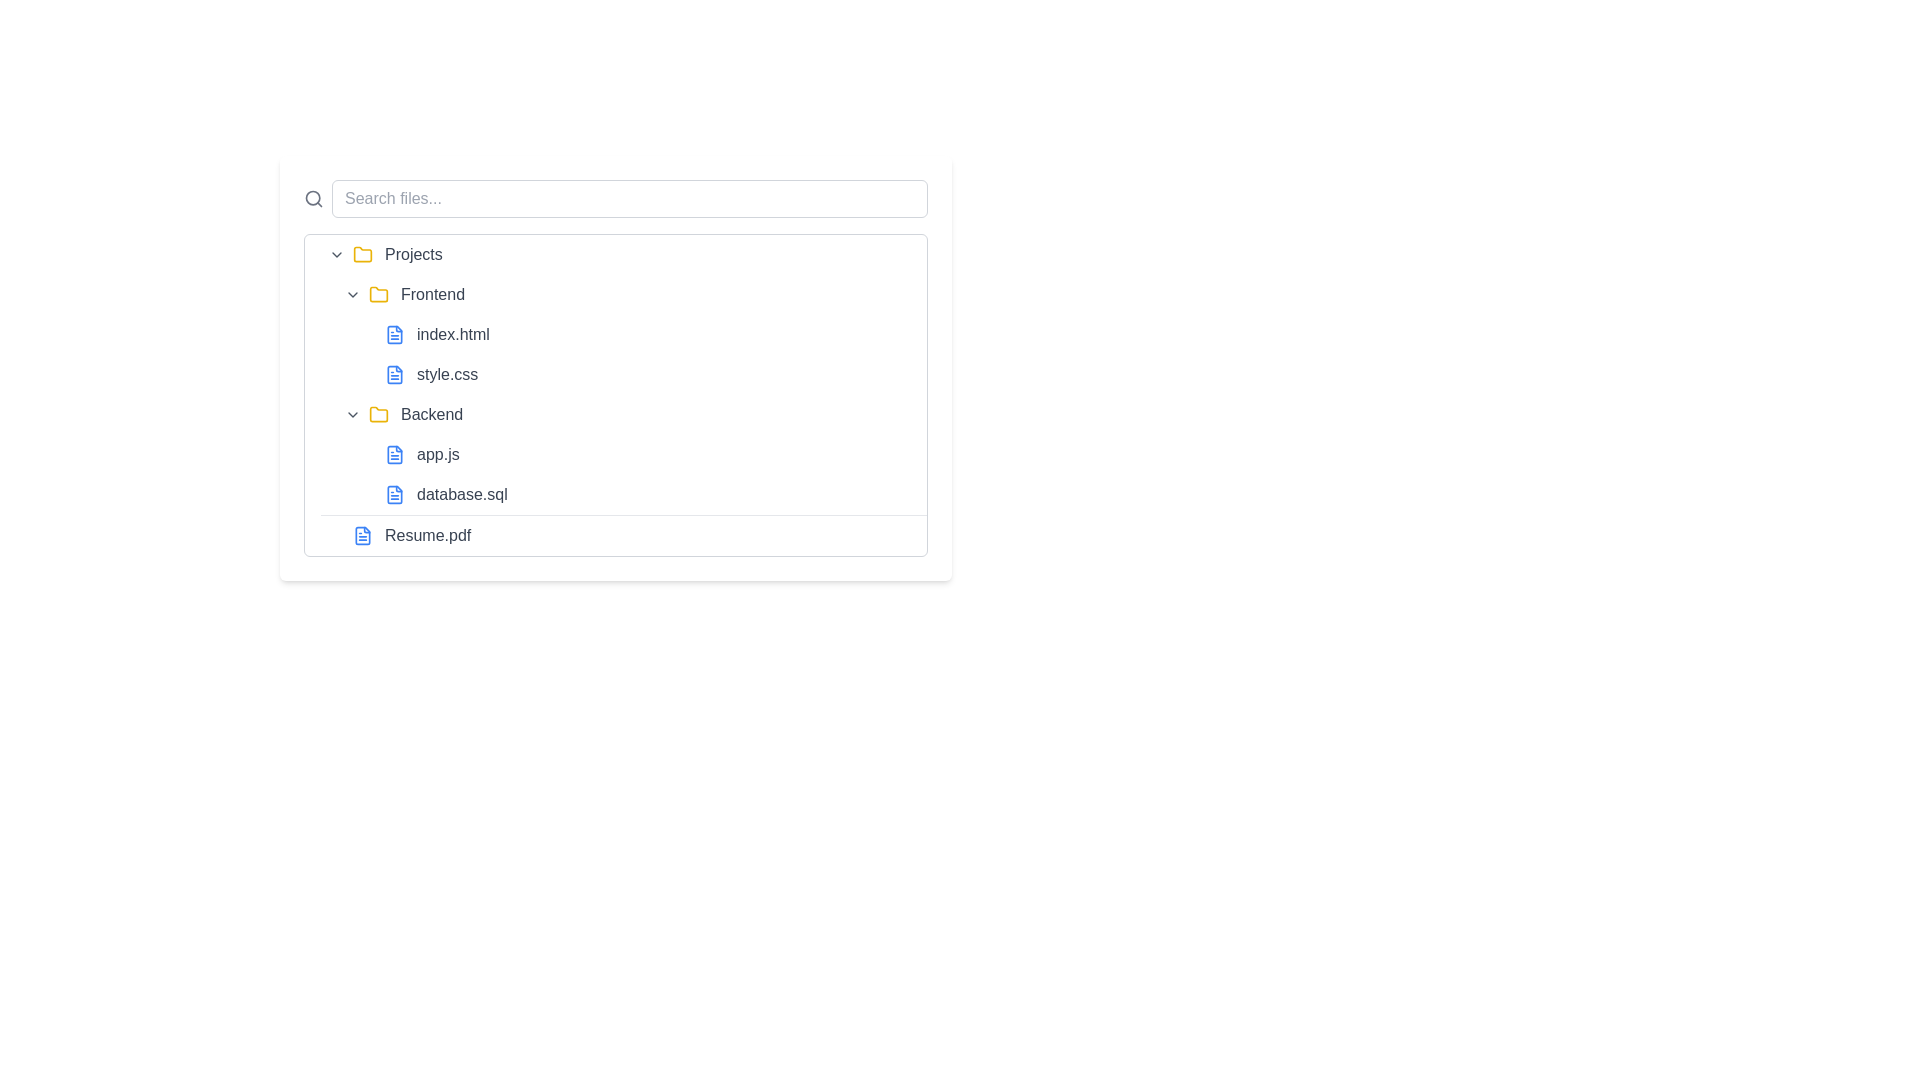 This screenshot has width=1920, height=1080. What do you see at coordinates (312, 199) in the screenshot?
I see `the magnifying glass icon located to the left of the search bar's text input field, styled in a minimalistic manner with thin strokes` at bounding box center [312, 199].